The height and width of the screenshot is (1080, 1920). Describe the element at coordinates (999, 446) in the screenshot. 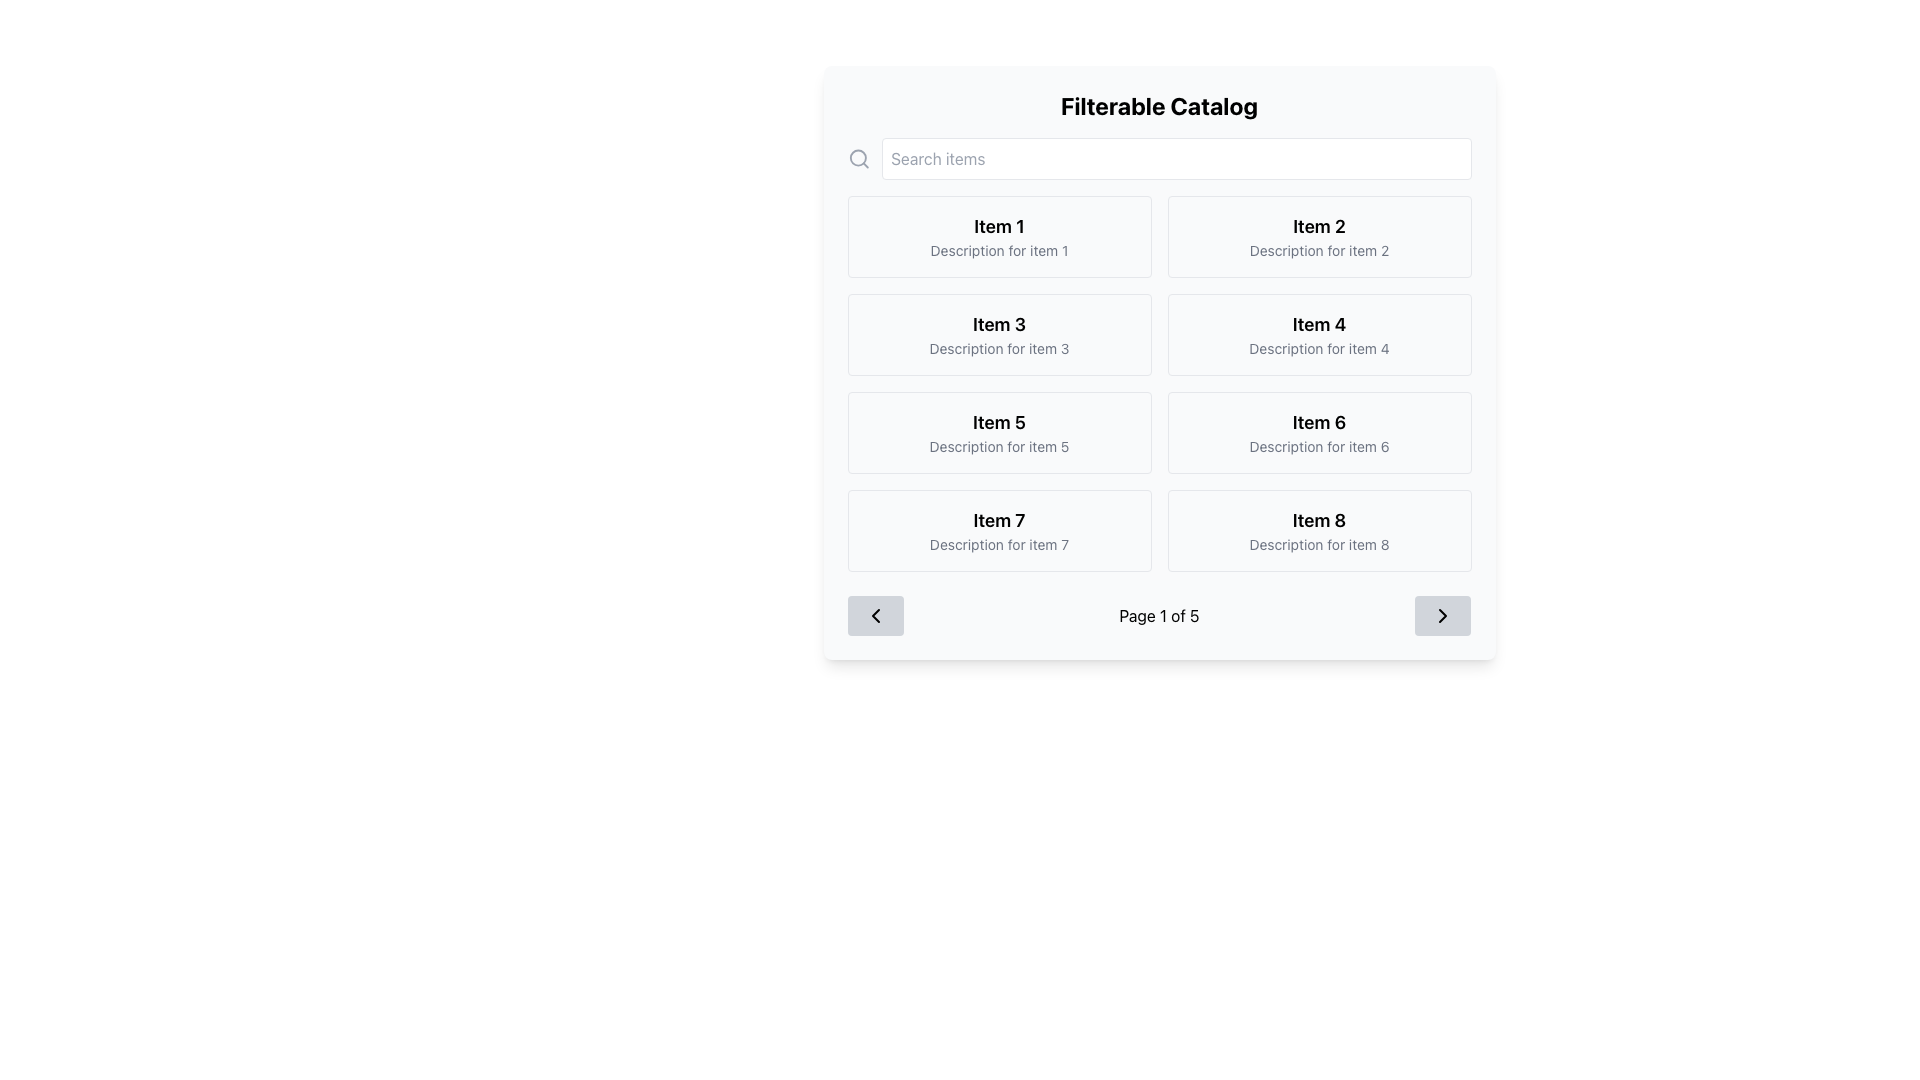

I see `the Text Label element styled with a smaller font and gray color, located beneath the bold title 'Item 5'` at that location.